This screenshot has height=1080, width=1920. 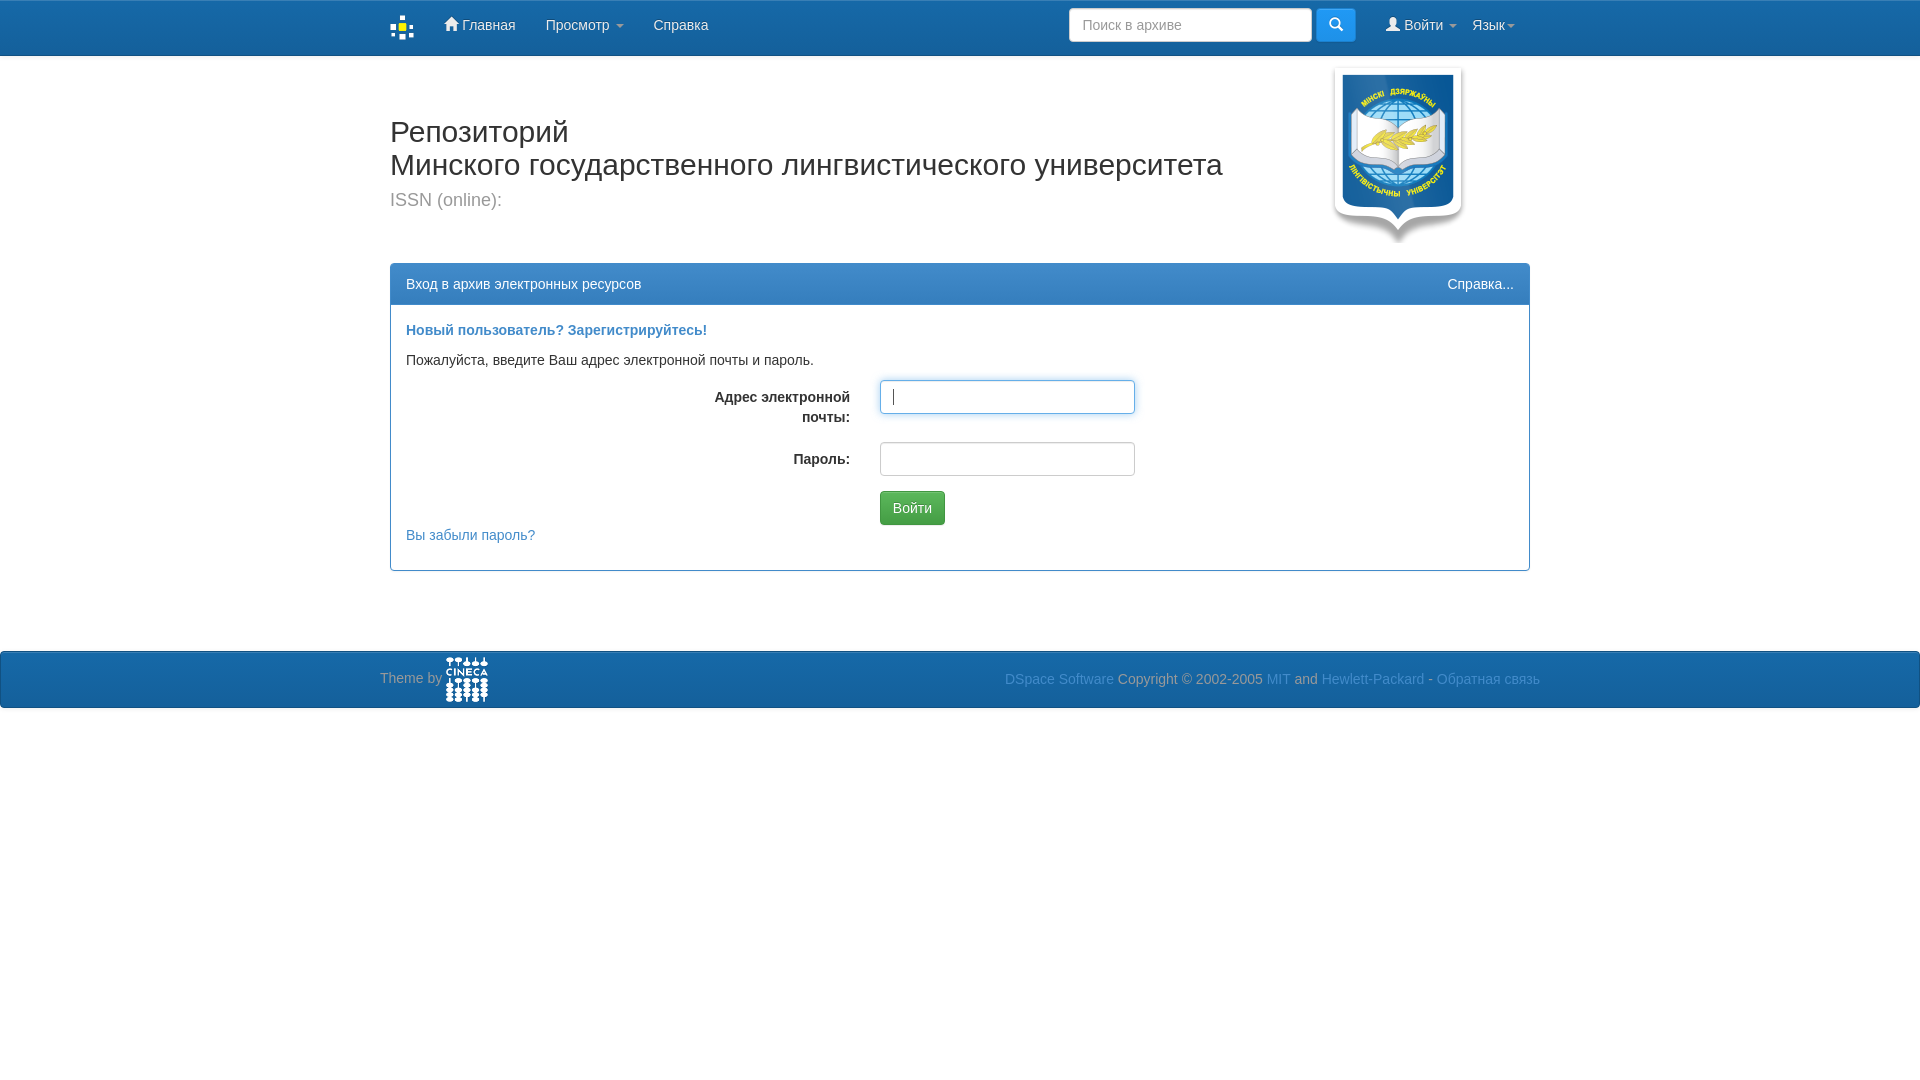 What do you see at coordinates (1277, 677) in the screenshot?
I see `'MIT'` at bounding box center [1277, 677].